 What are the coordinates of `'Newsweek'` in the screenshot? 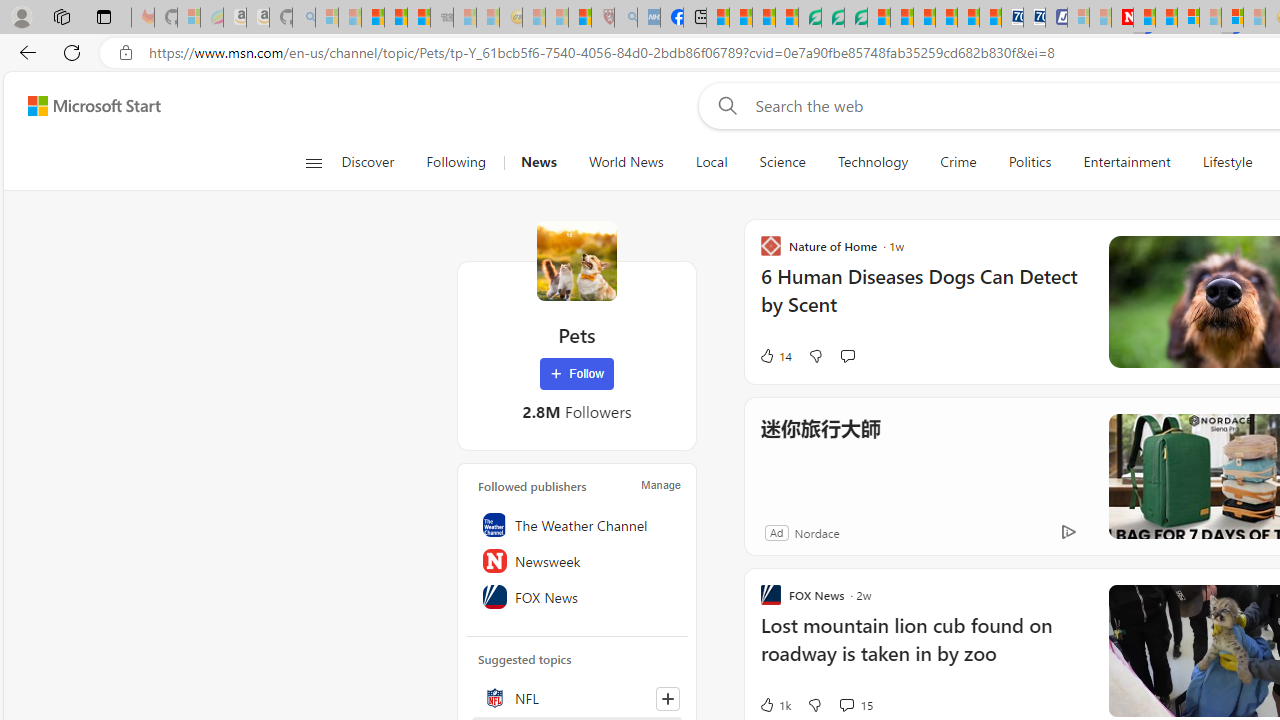 It's located at (576, 561).